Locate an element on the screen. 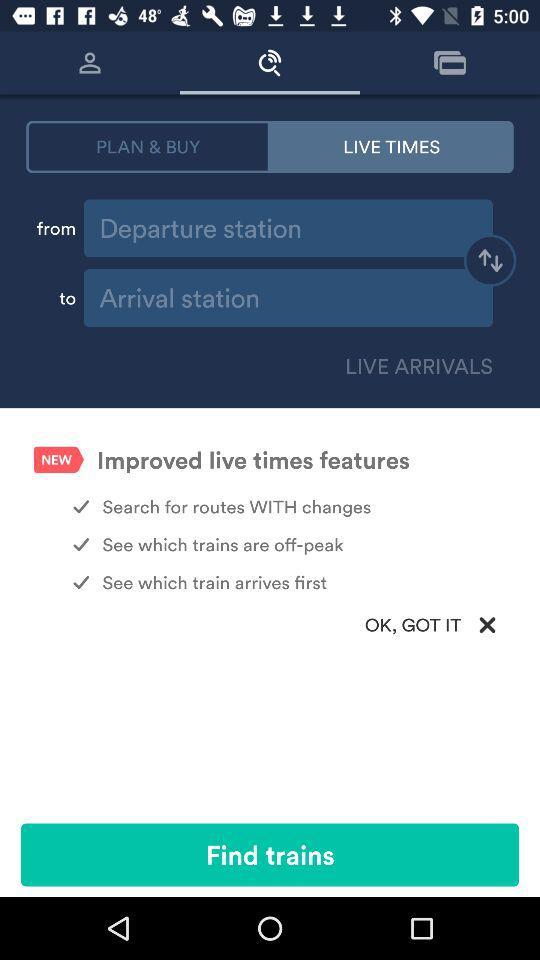 The image size is (540, 960). station name is located at coordinates (287, 228).